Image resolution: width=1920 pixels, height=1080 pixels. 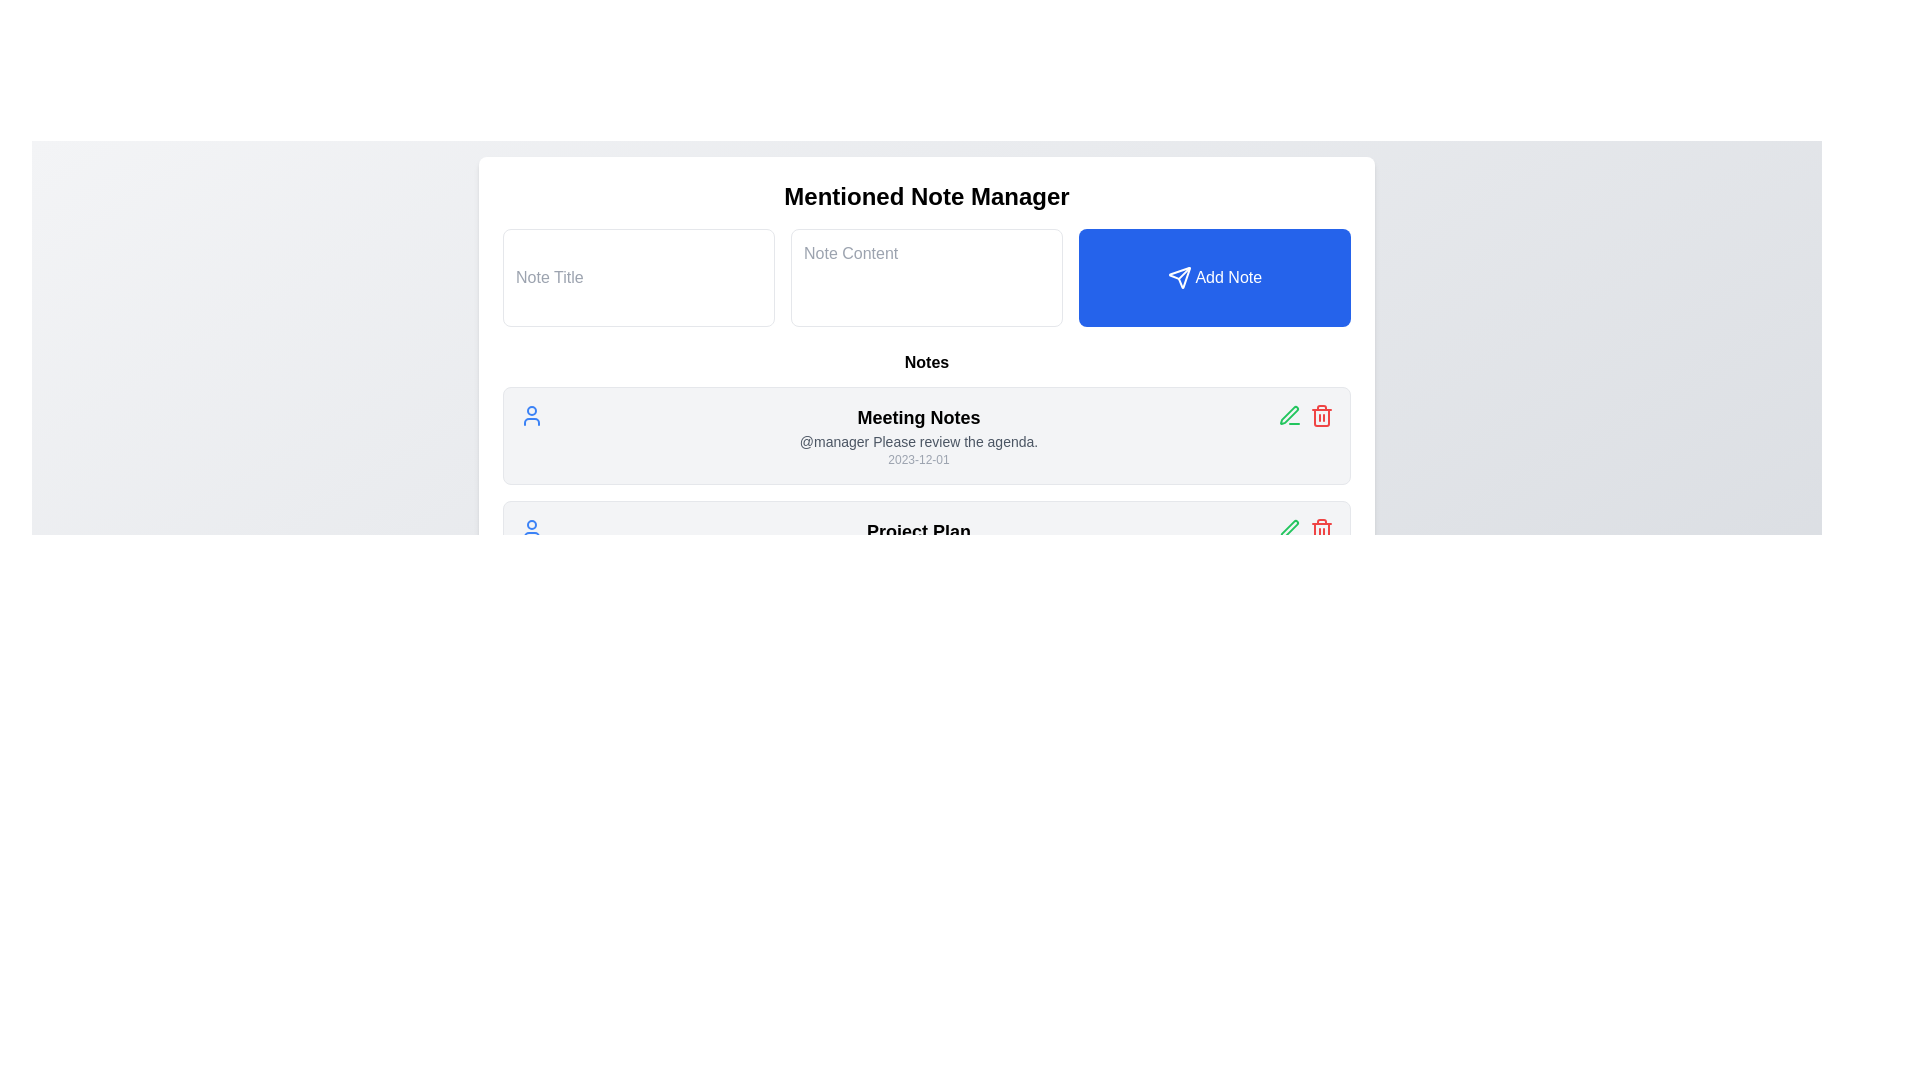 What do you see at coordinates (1305, 528) in the screenshot?
I see `the red trash icon located at the bottom right corner of the 'Project Plan' note card within the 'Notes' section` at bounding box center [1305, 528].